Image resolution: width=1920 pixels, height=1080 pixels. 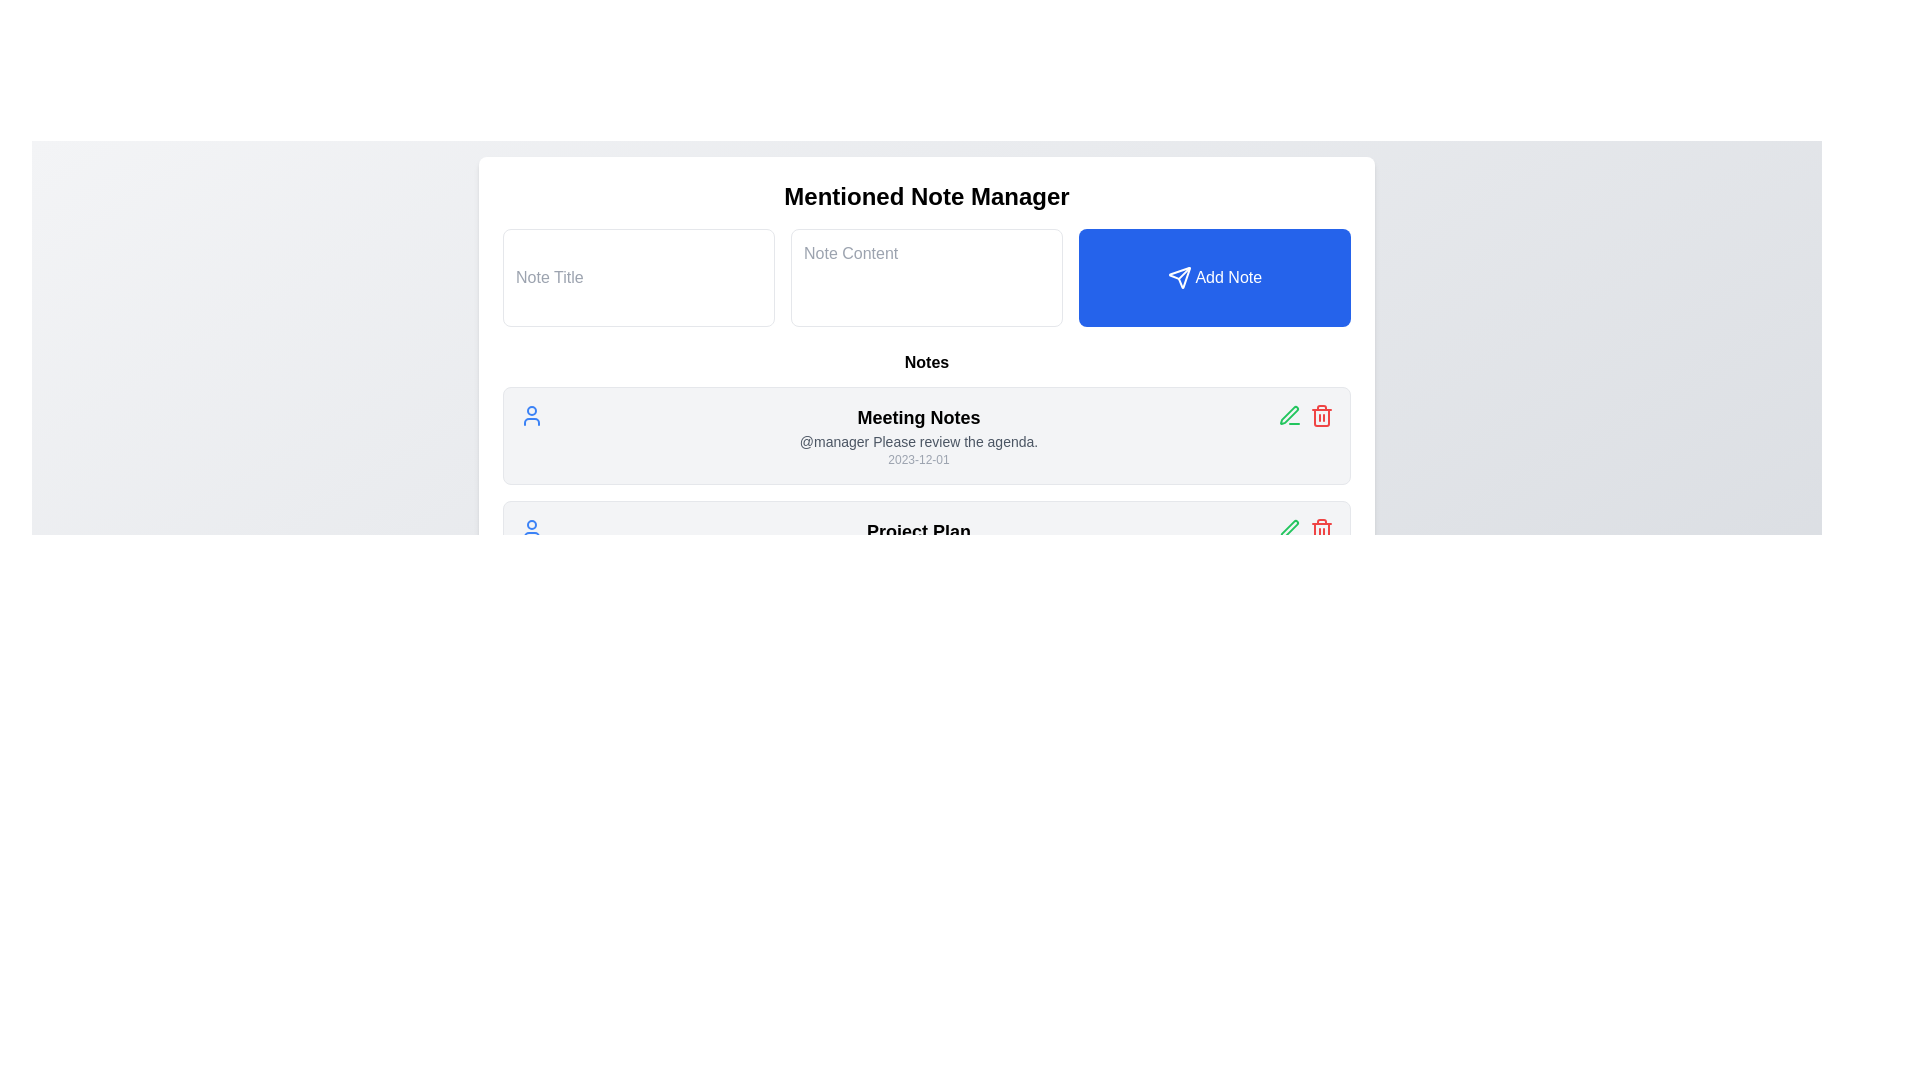 What do you see at coordinates (1305, 528) in the screenshot?
I see `the red trash icon located at the bottom right corner of the 'Project Plan' note card within the 'Notes' section` at bounding box center [1305, 528].